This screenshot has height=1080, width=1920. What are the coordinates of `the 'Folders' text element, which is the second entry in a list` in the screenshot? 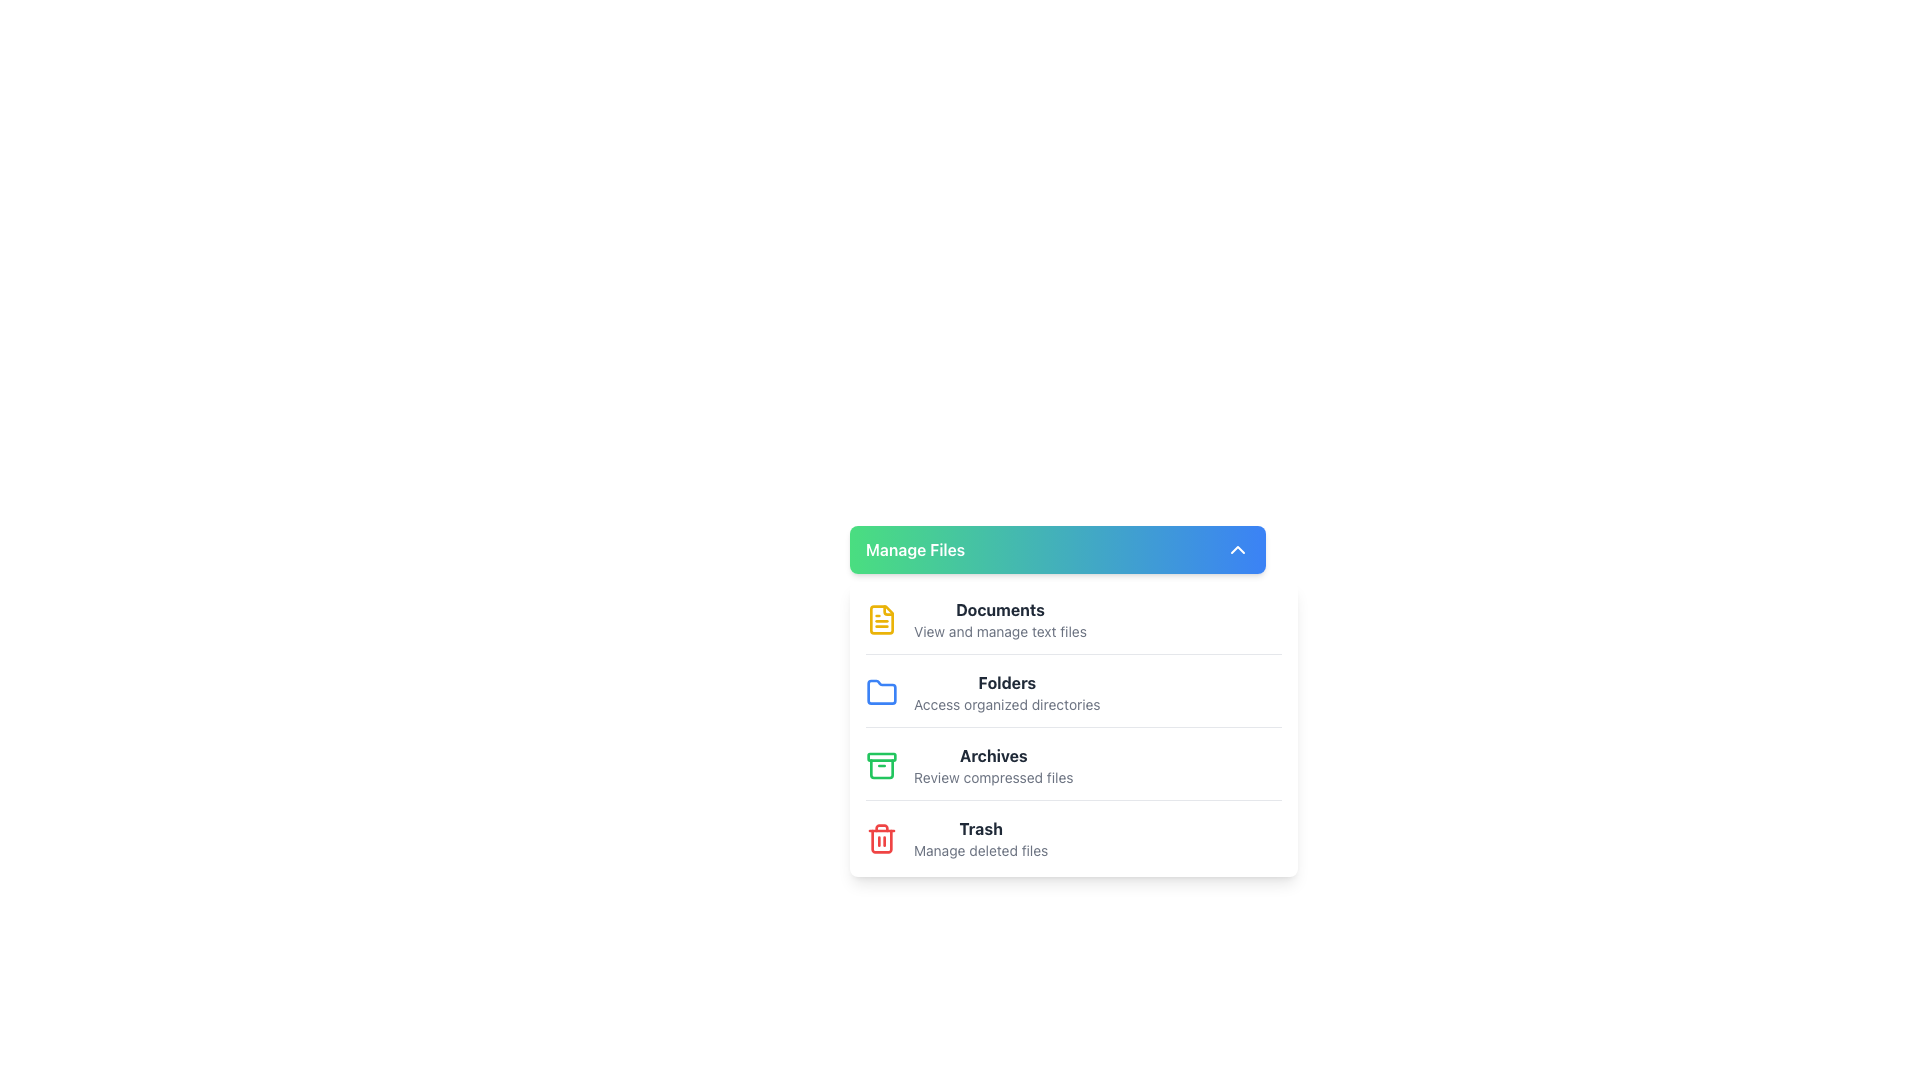 It's located at (1007, 692).